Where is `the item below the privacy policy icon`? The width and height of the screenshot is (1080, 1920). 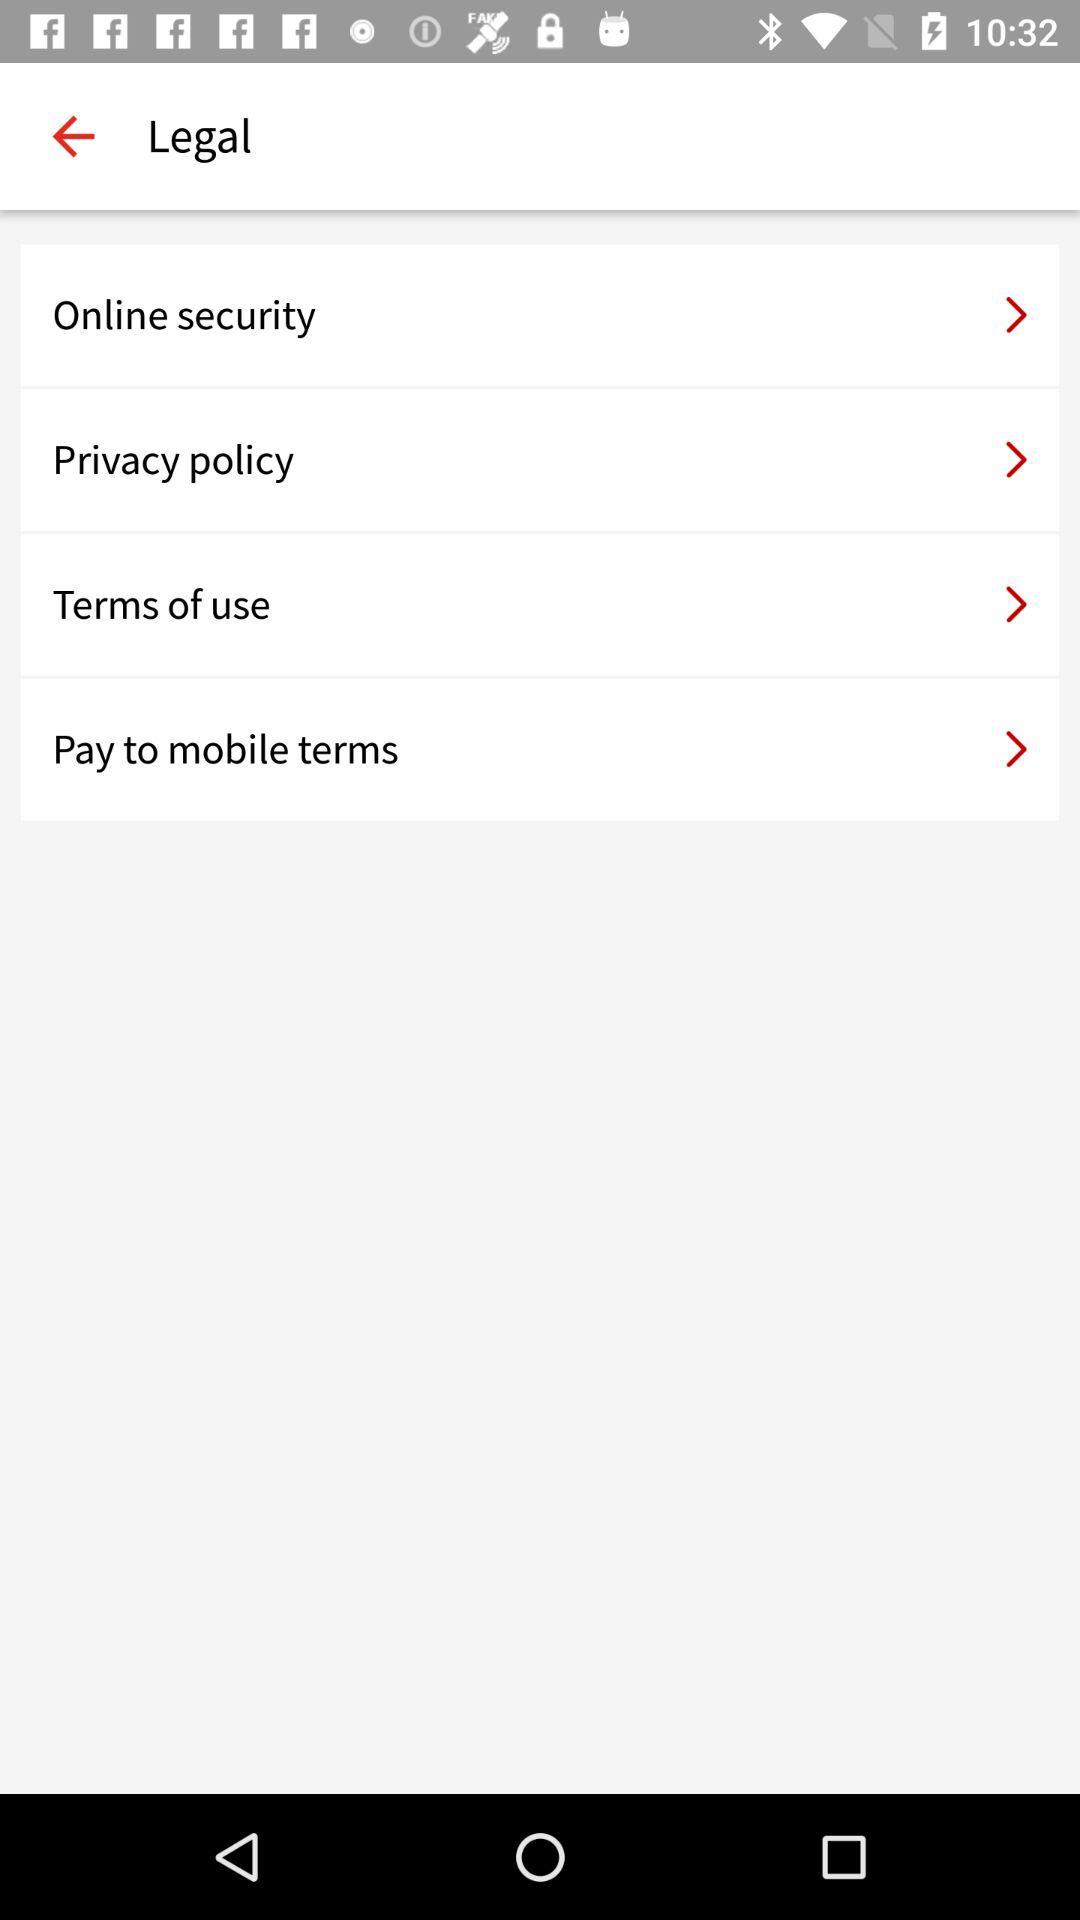 the item below the privacy policy icon is located at coordinates (540, 603).